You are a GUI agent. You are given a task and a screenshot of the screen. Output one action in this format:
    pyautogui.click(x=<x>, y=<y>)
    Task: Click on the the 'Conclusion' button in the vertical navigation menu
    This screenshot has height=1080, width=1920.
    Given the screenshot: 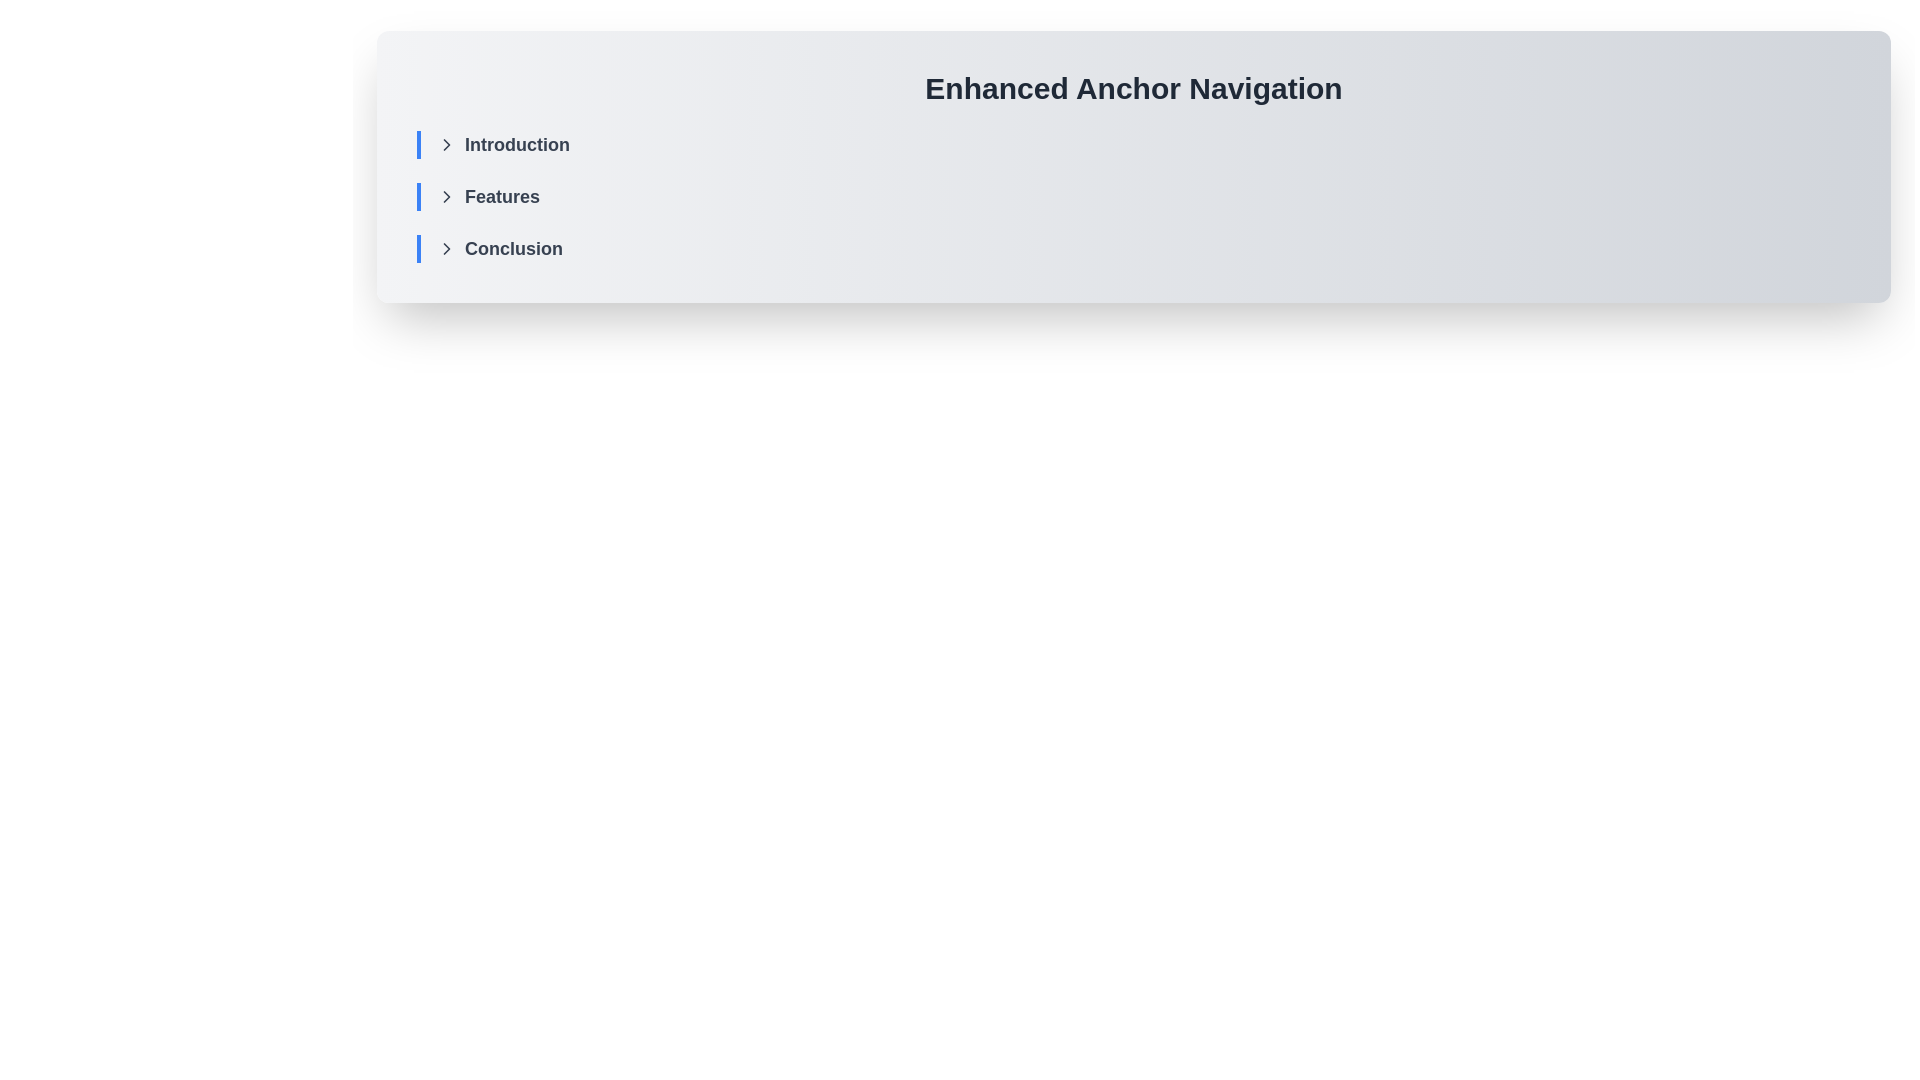 What is the action you would take?
    pyautogui.click(x=499, y=248)
    